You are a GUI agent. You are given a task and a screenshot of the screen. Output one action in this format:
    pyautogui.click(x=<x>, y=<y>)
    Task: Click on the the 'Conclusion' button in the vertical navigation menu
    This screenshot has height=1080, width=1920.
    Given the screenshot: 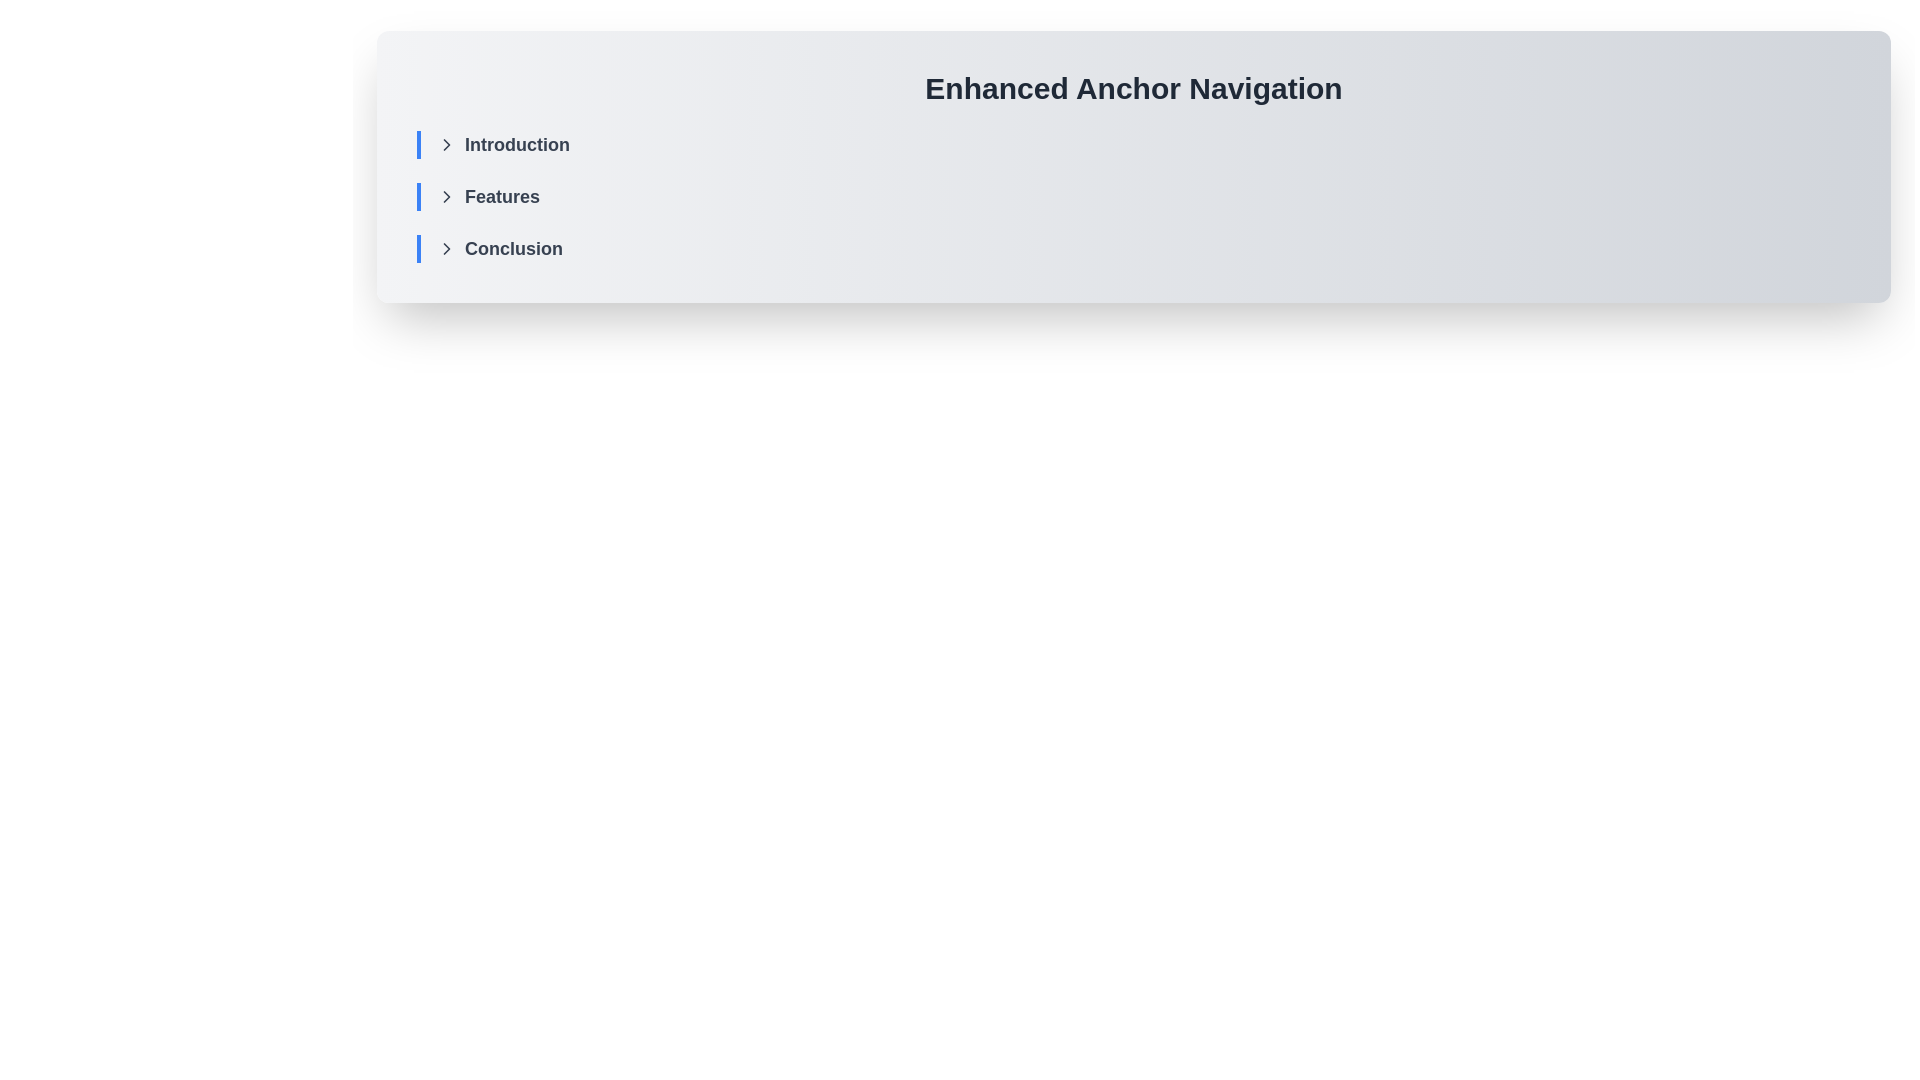 What is the action you would take?
    pyautogui.click(x=499, y=248)
    